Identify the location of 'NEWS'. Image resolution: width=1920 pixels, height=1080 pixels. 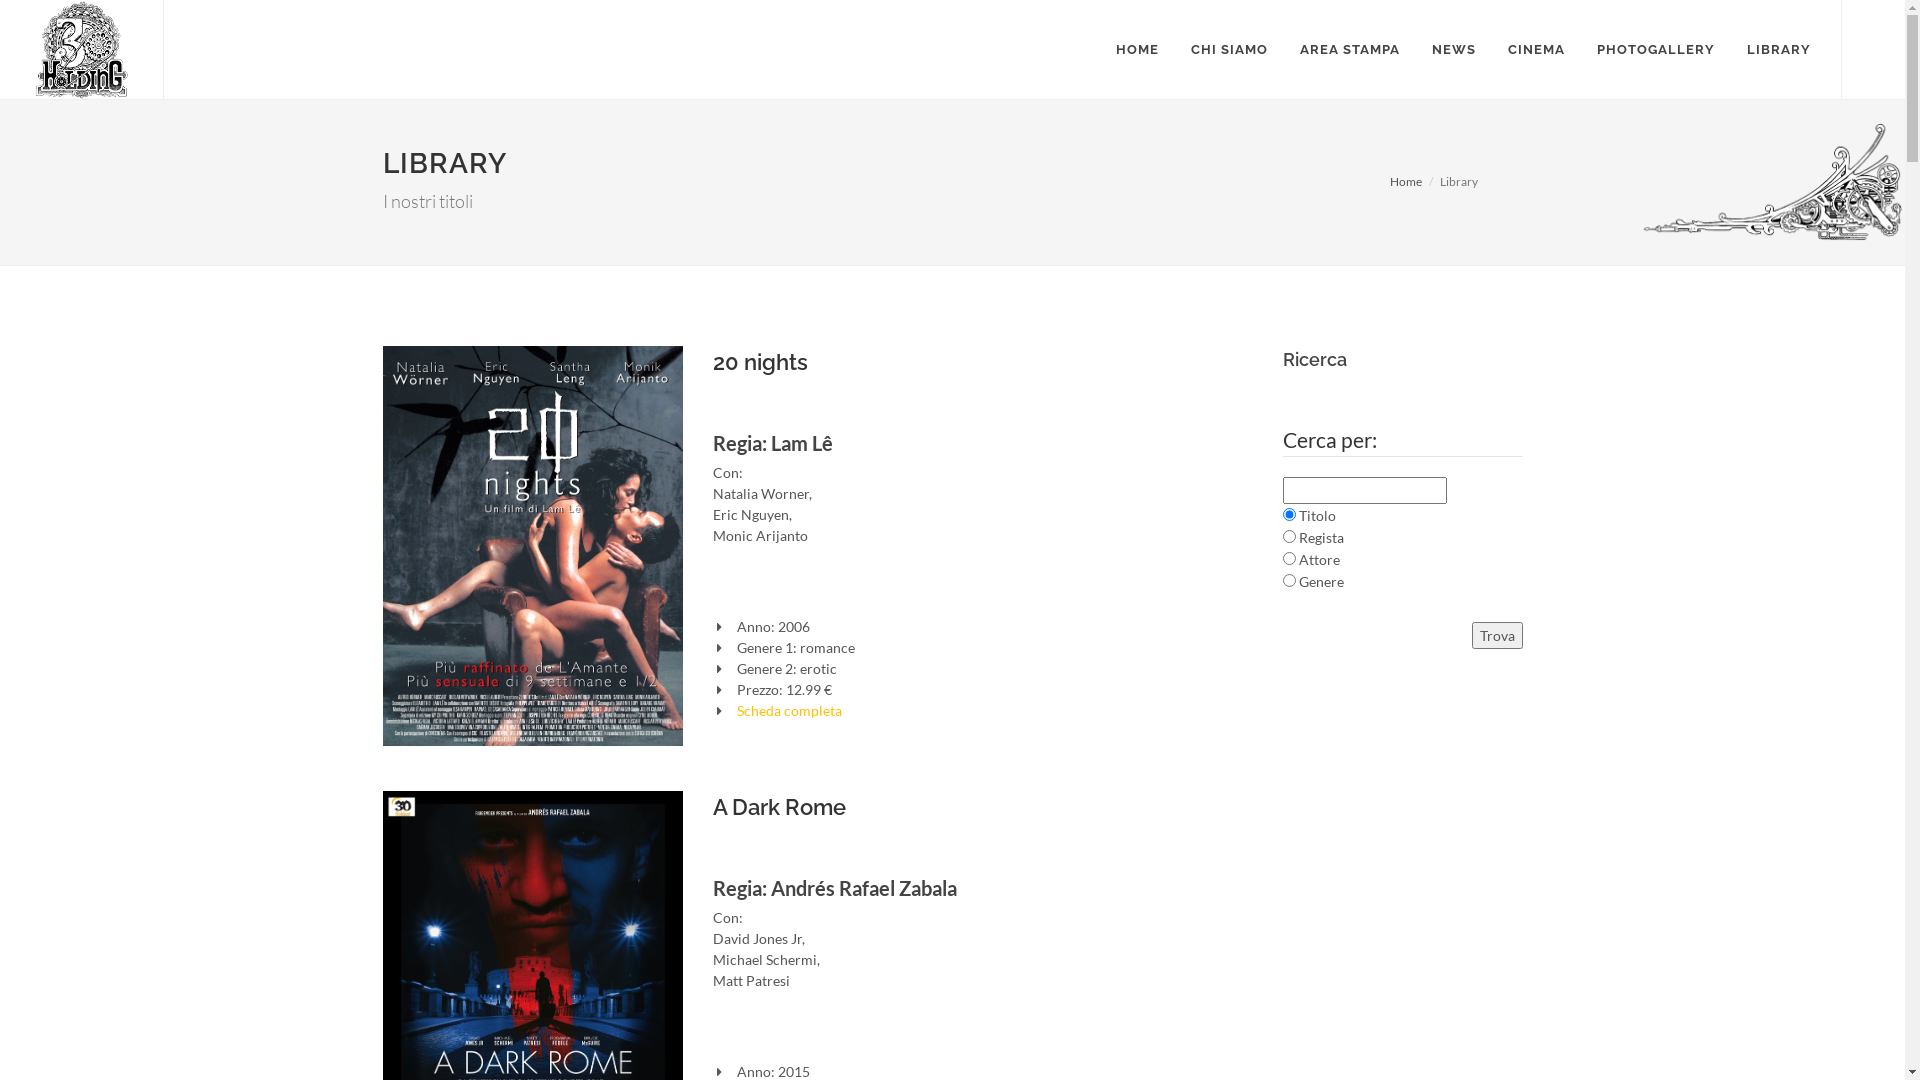
(1454, 49).